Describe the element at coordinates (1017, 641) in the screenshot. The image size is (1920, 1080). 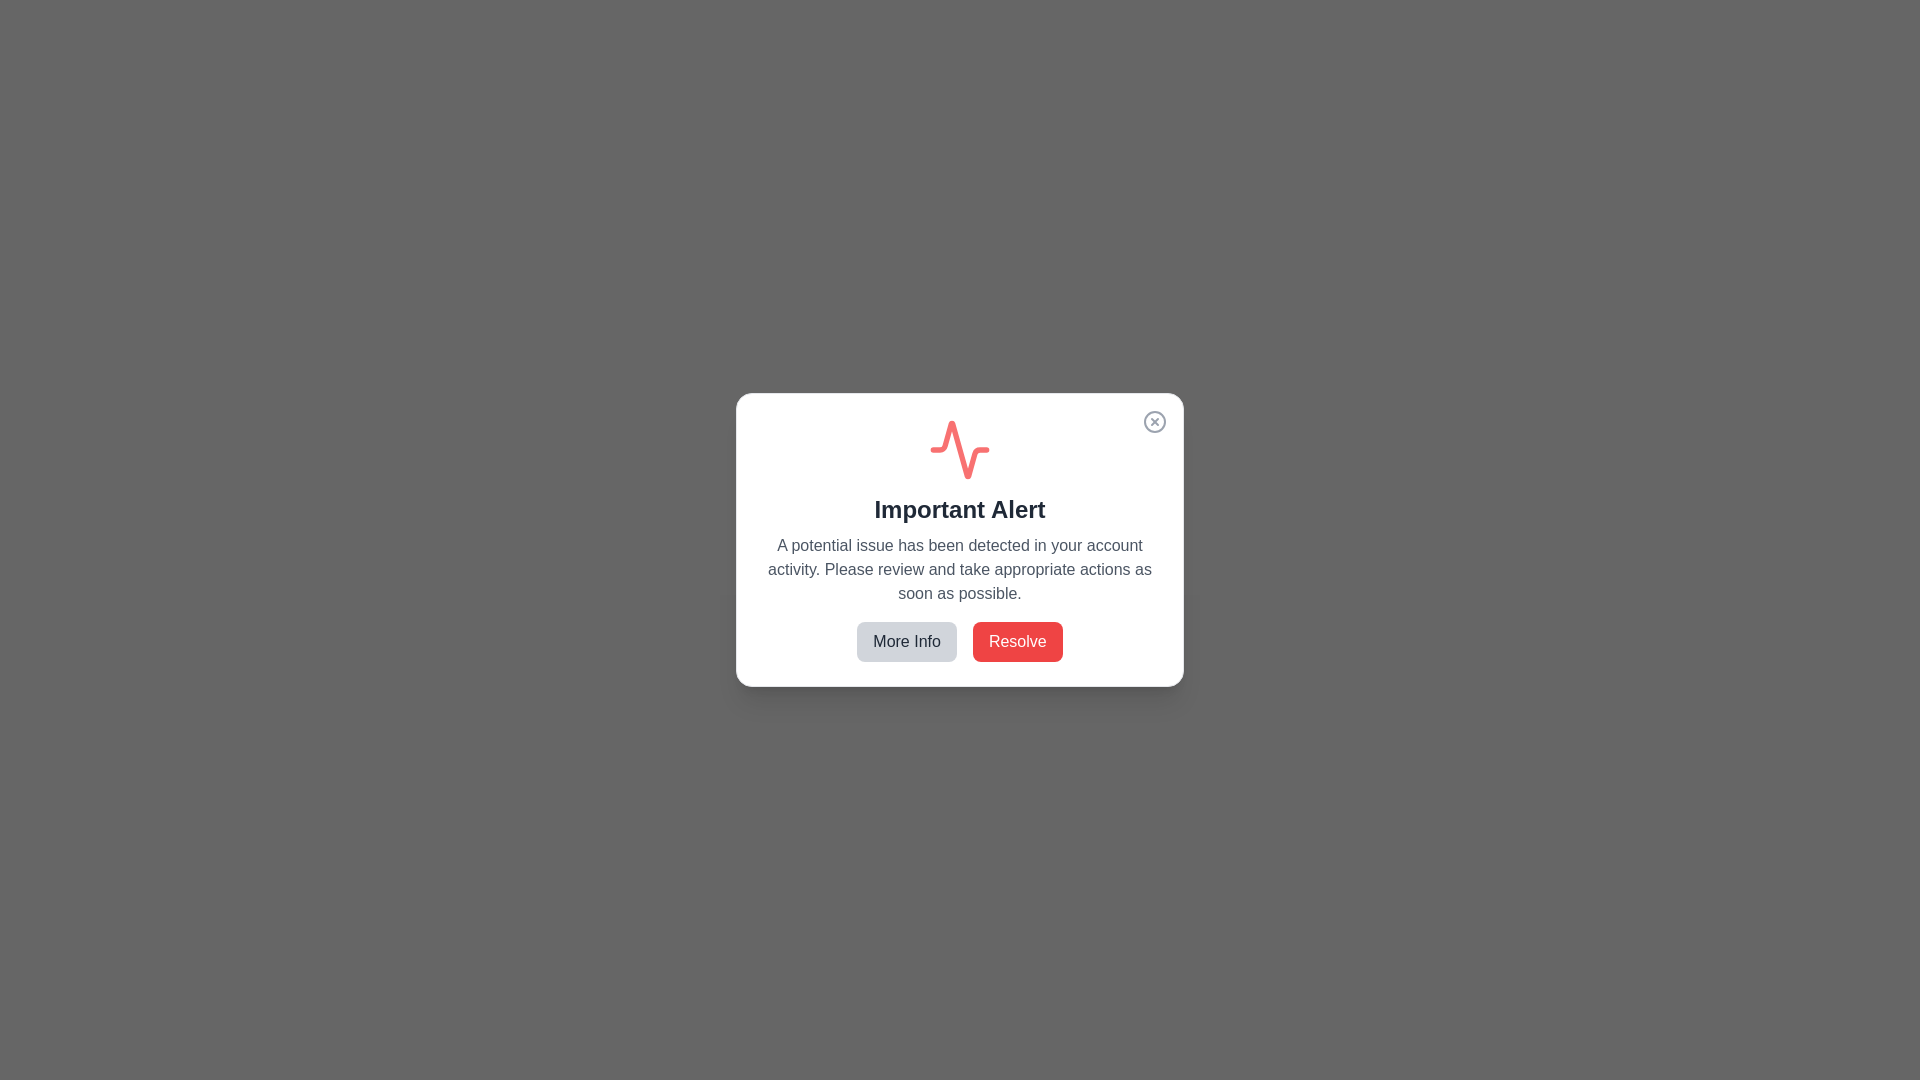
I see `the 'Resolve' button to indicate the issue is resolved` at that location.